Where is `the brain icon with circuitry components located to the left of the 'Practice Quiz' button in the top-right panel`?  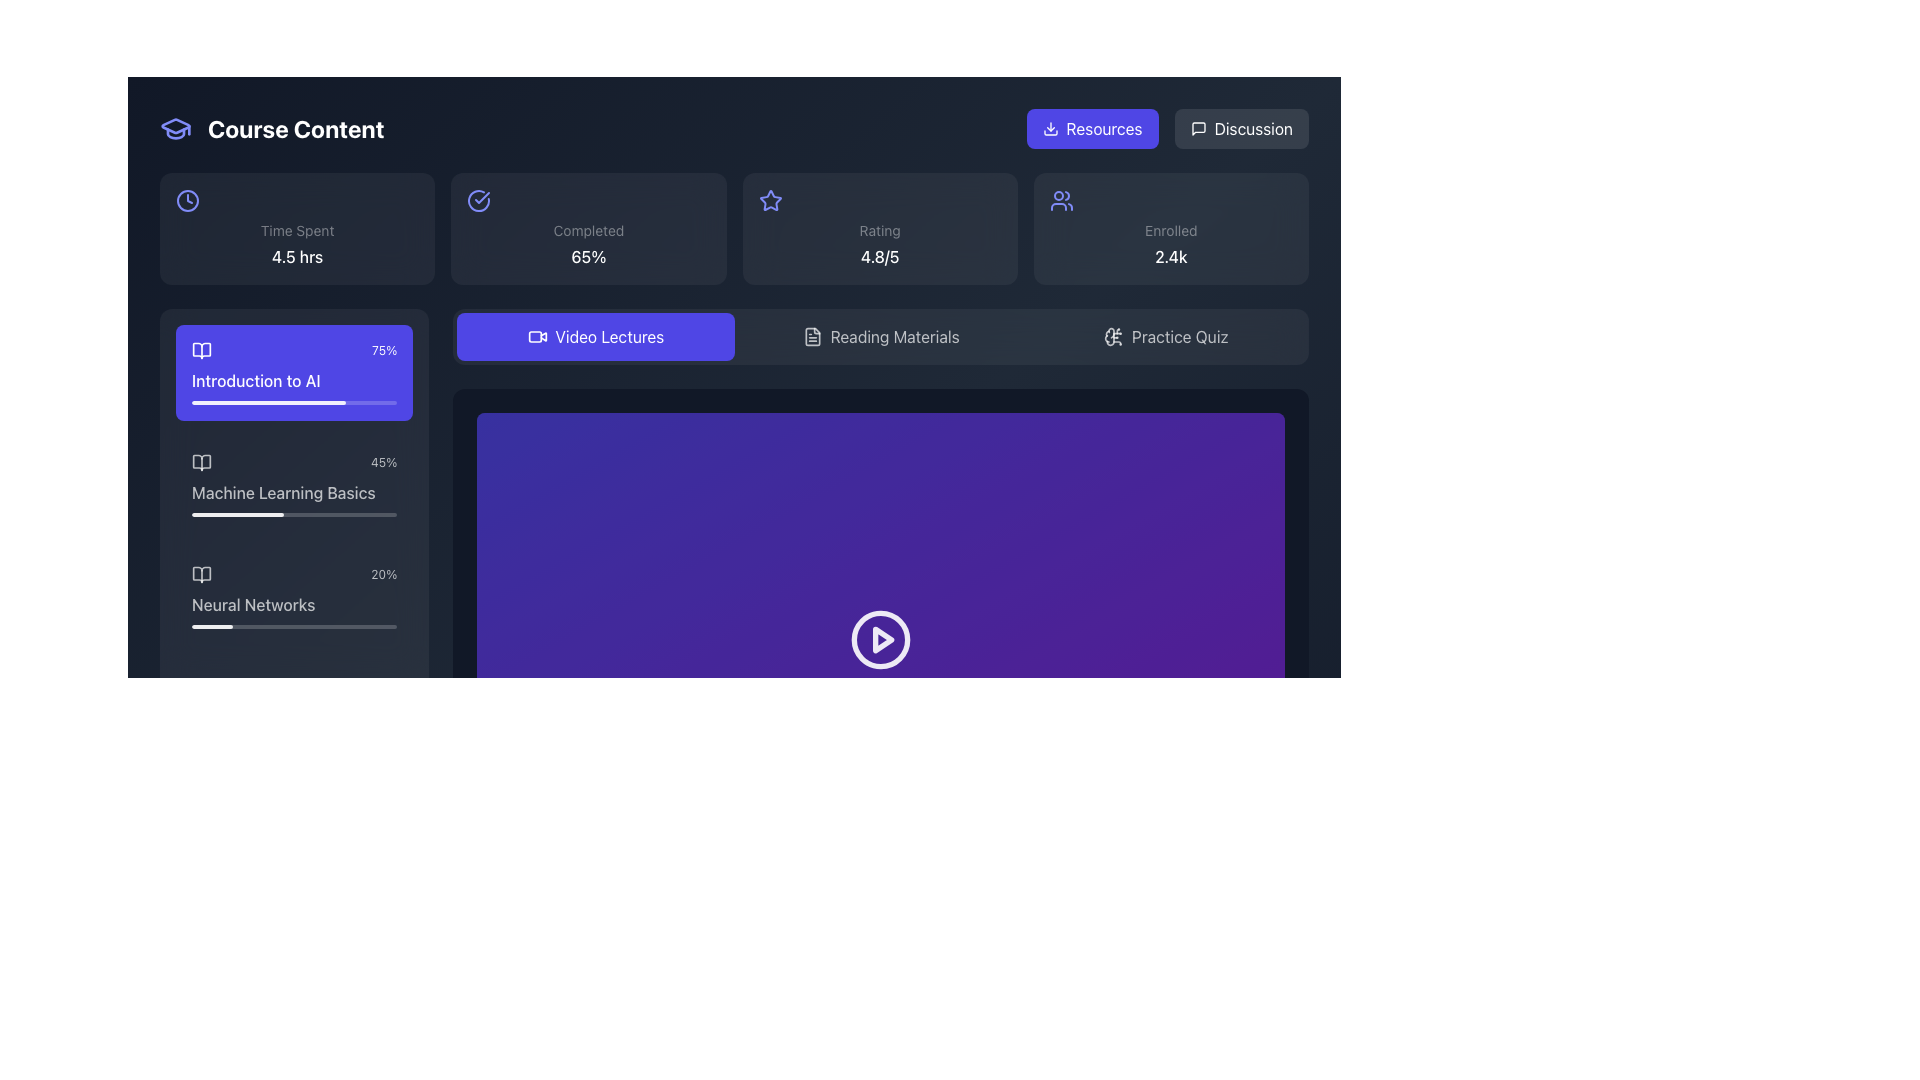 the brain icon with circuitry components located to the left of the 'Practice Quiz' button in the top-right panel is located at coordinates (1112, 335).